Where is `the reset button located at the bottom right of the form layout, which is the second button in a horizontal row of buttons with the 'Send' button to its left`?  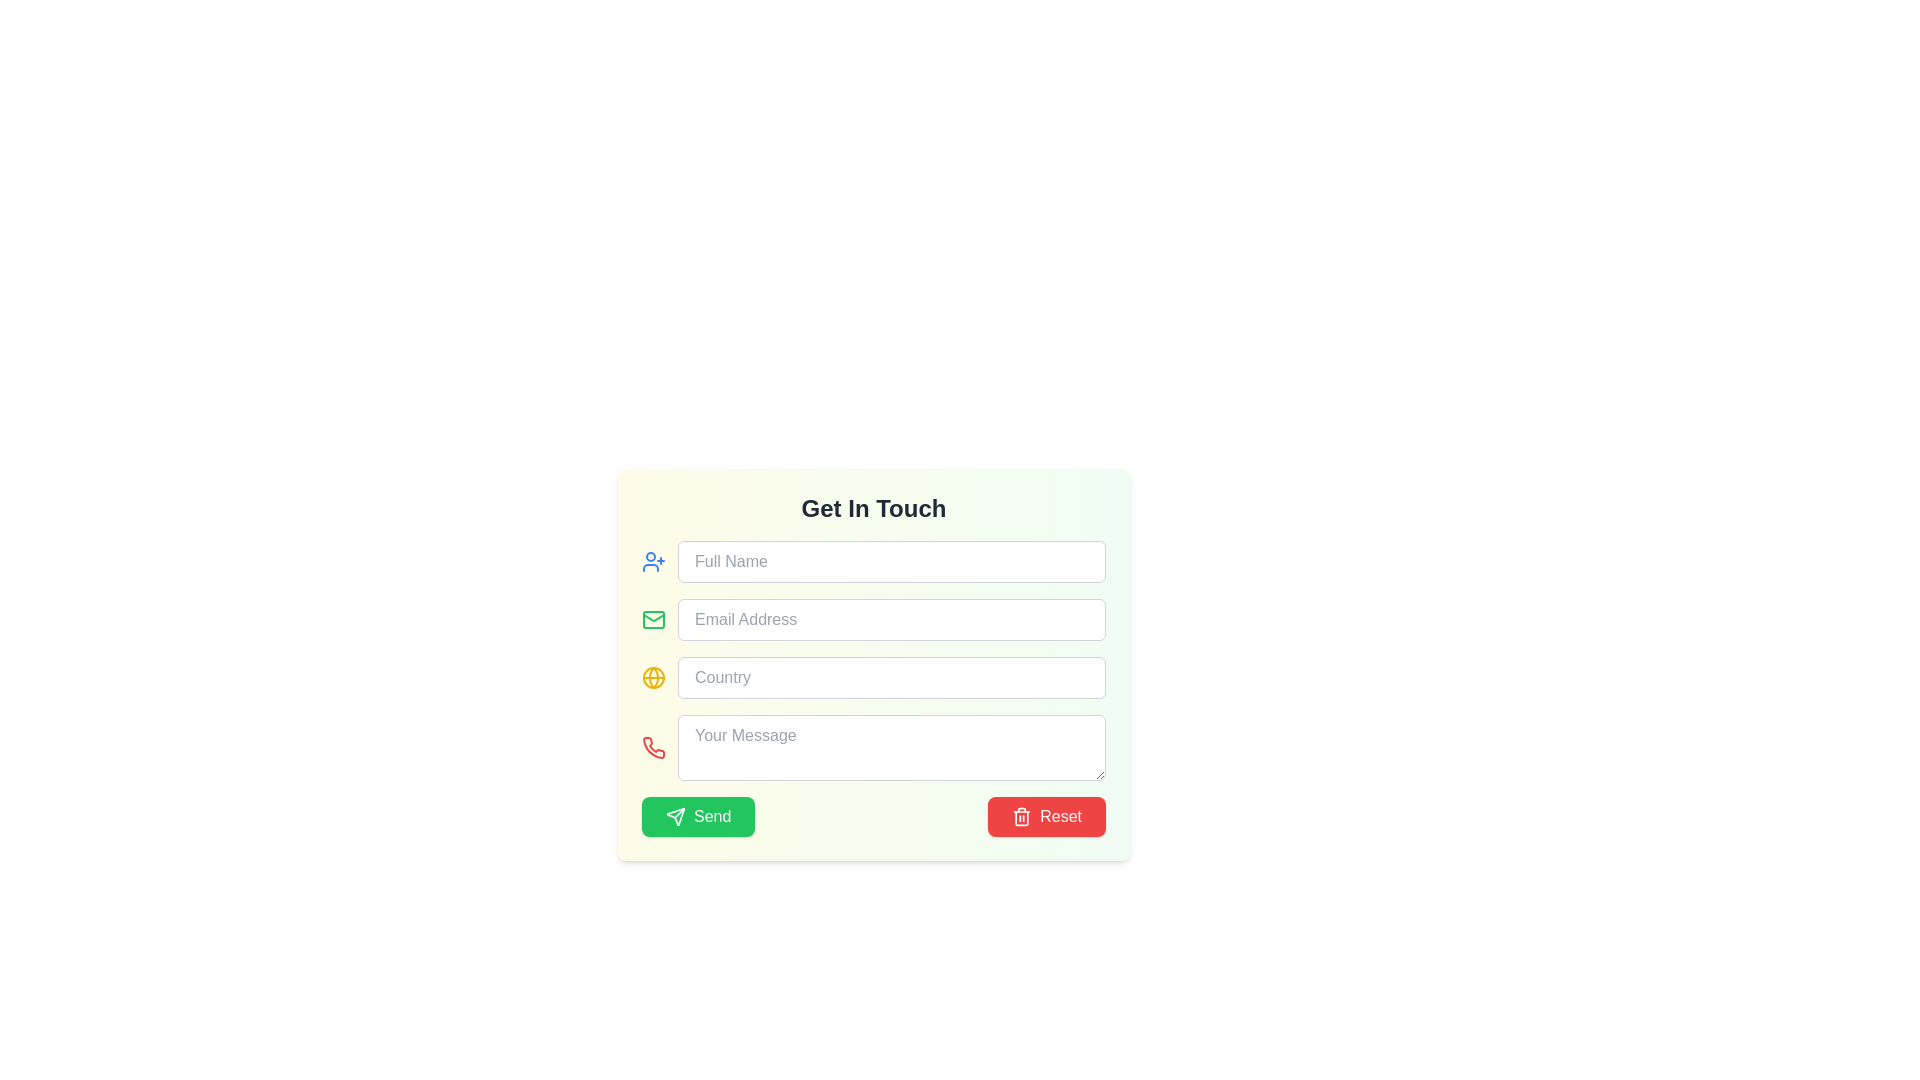
the reset button located at the bottom right of the form layout, which is the second button in a horizontal row of buttons with the 'Send' button to its left is located at coordinates (1046, 817).